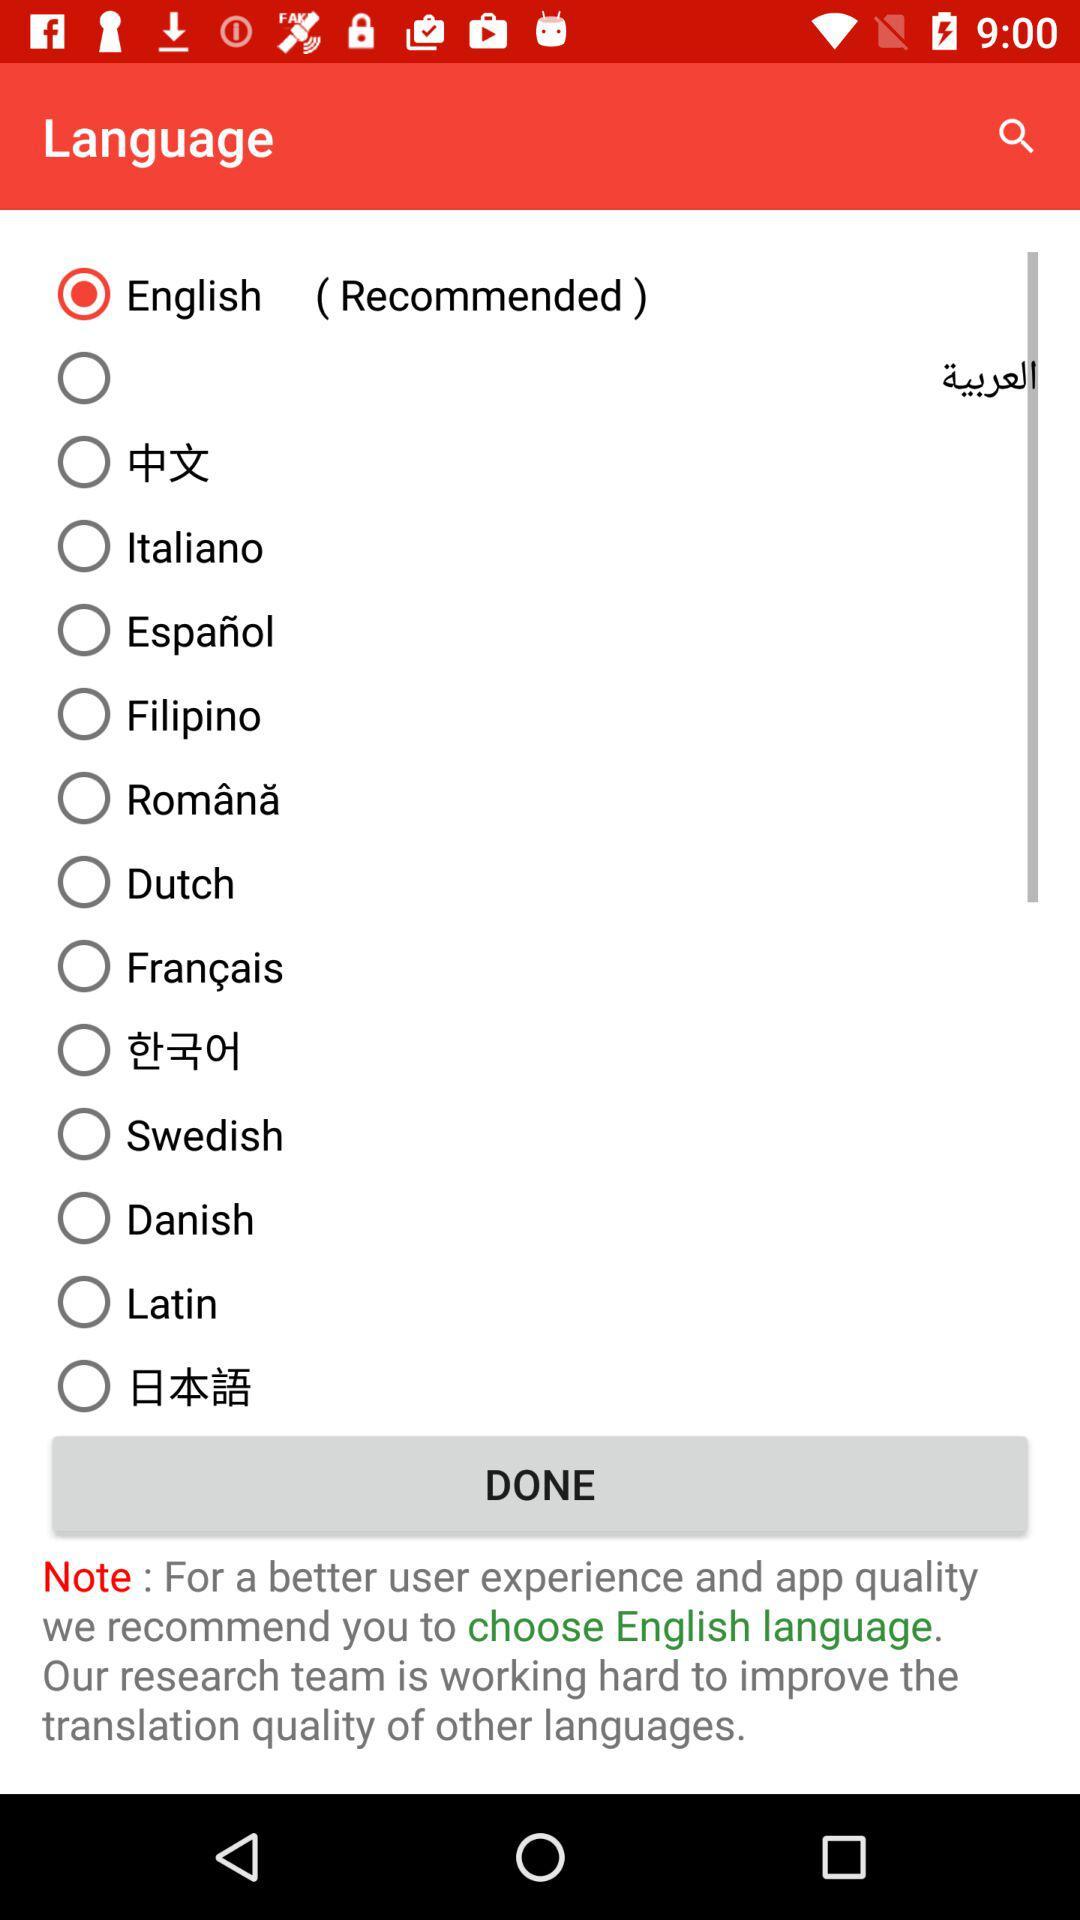 This screenshot has height=1920, width=1080. I want to click on the filipino icon, so click(540, 714).